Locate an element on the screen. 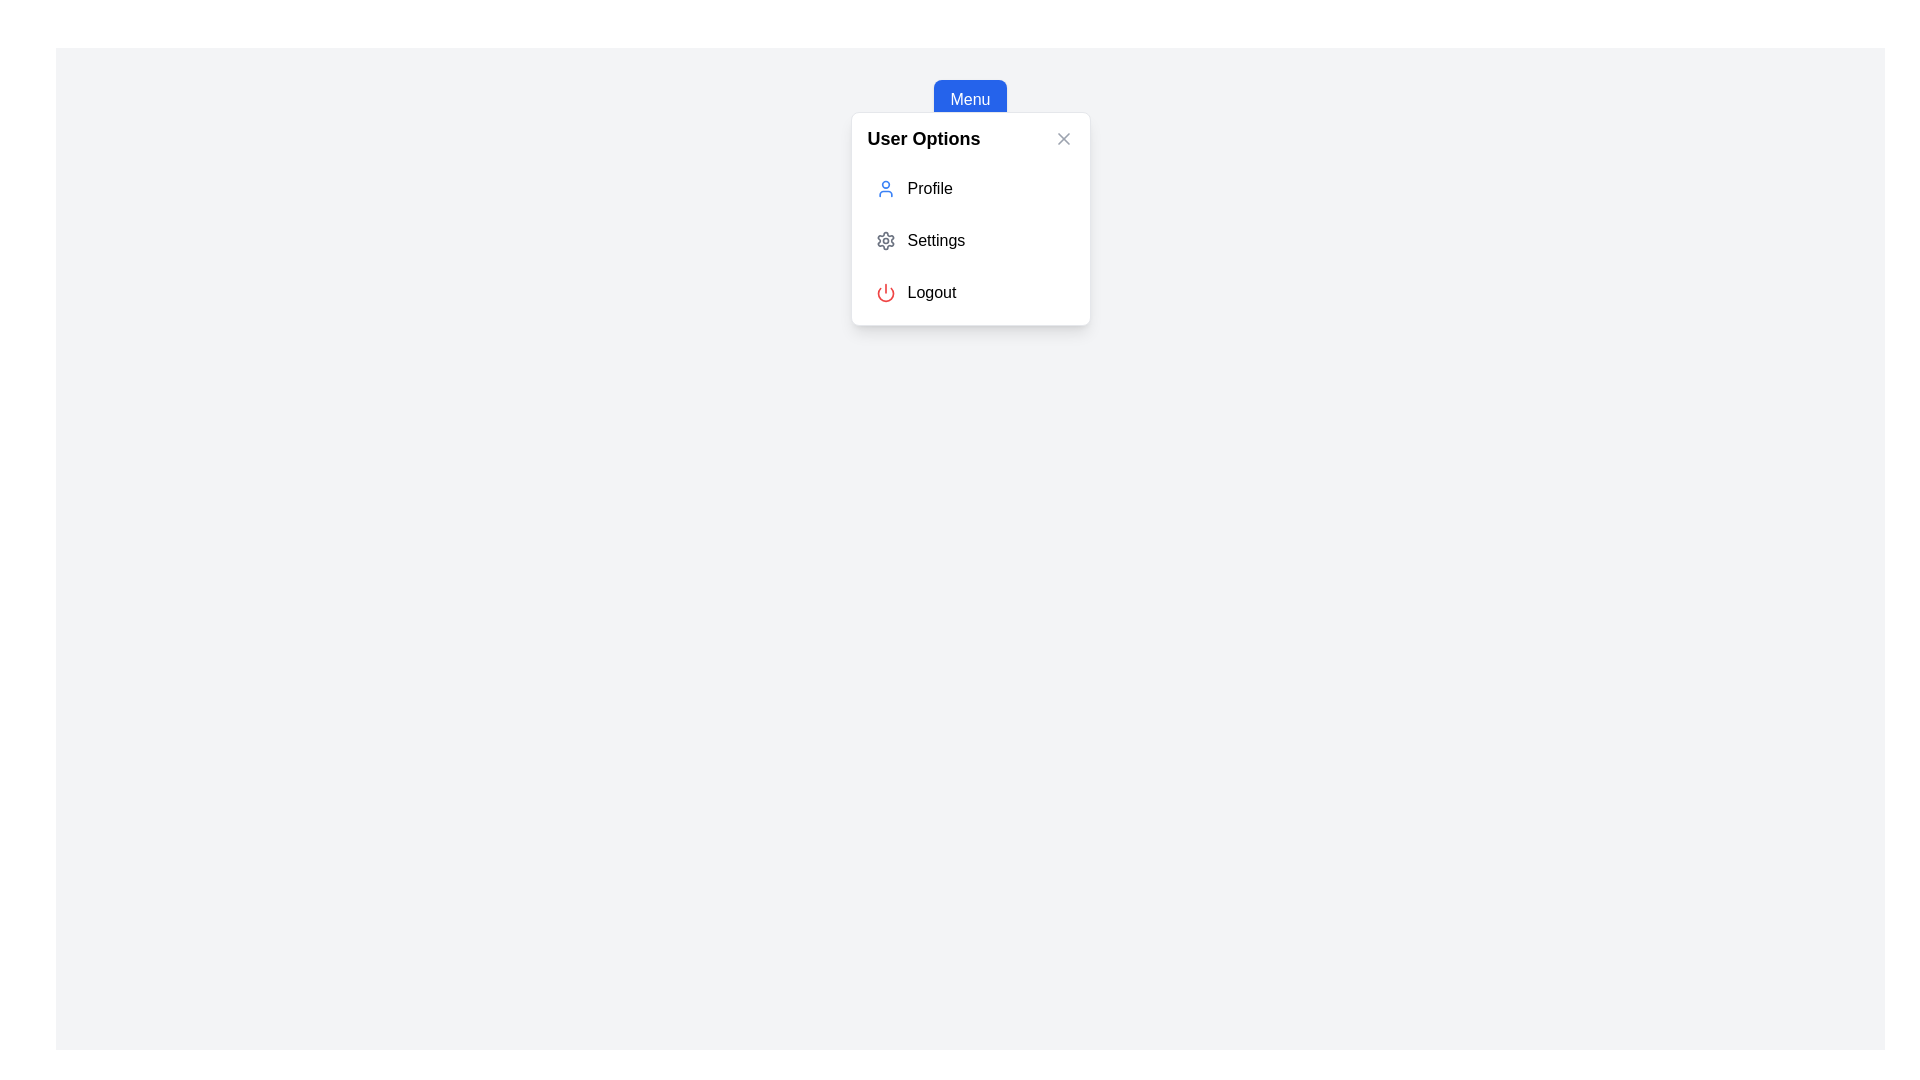 This screenshot has height=1080, width=1920. the close icon resembling an 'X', located in the top-right corner of the 'User Options' dropdown menu, which changes color upon hover is located at coordinates (1062, 137).